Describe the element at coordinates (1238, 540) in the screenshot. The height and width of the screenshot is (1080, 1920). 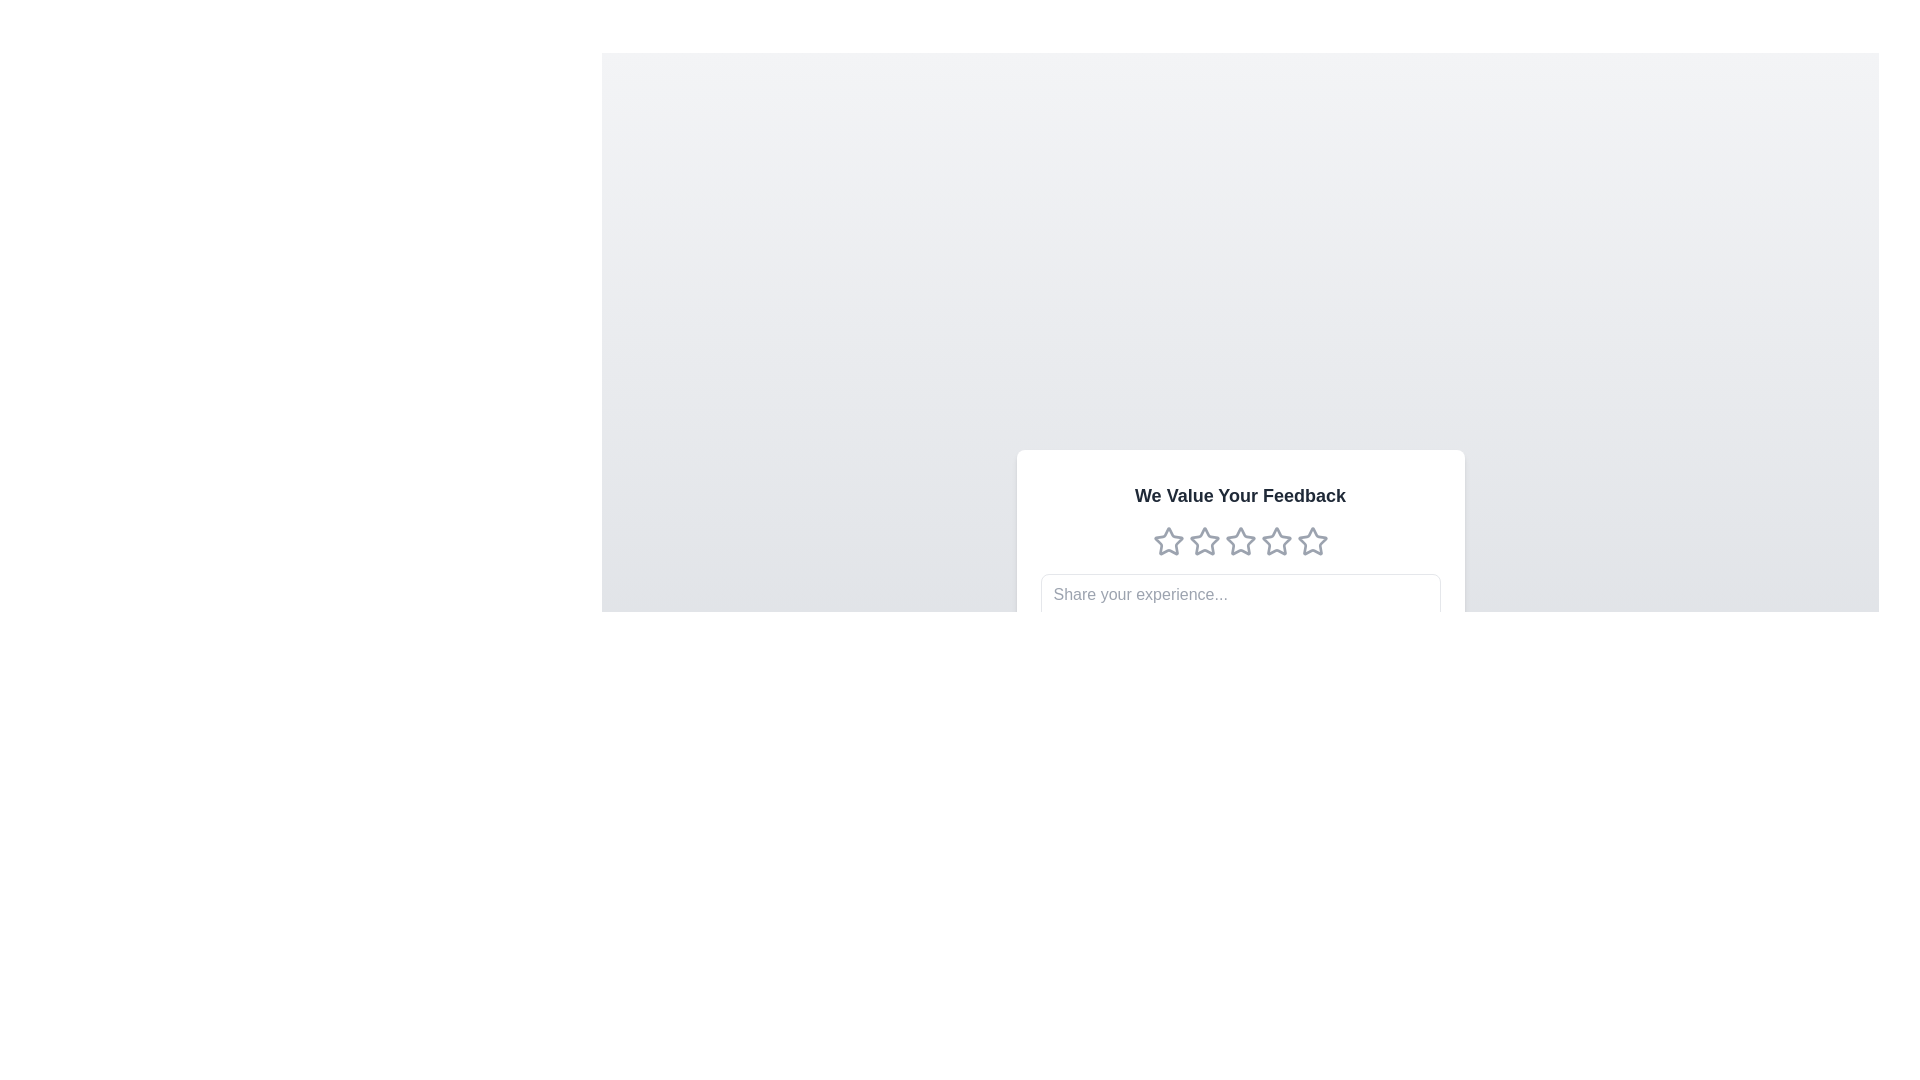
I see `the third star icon in the rating system` at that location.